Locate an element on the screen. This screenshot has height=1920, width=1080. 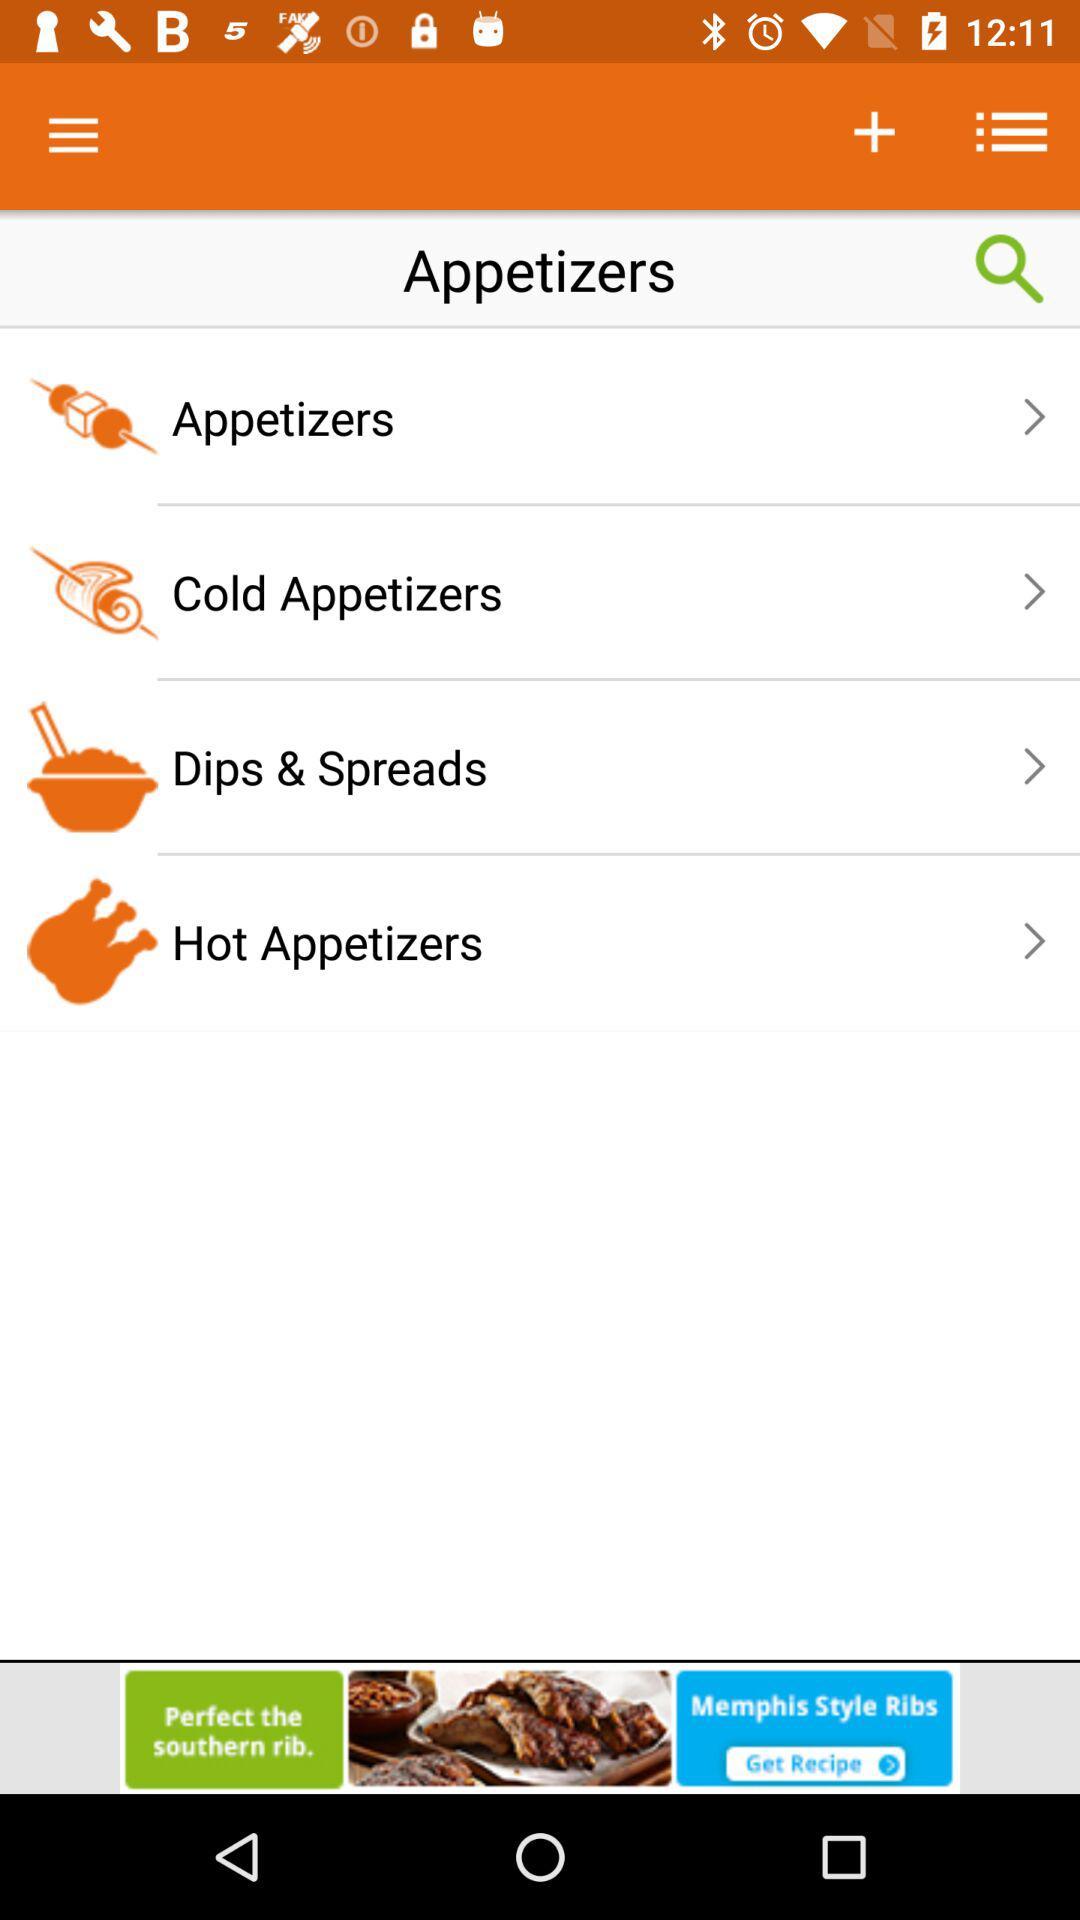
the search icon is located at coordinates (1010, 268).